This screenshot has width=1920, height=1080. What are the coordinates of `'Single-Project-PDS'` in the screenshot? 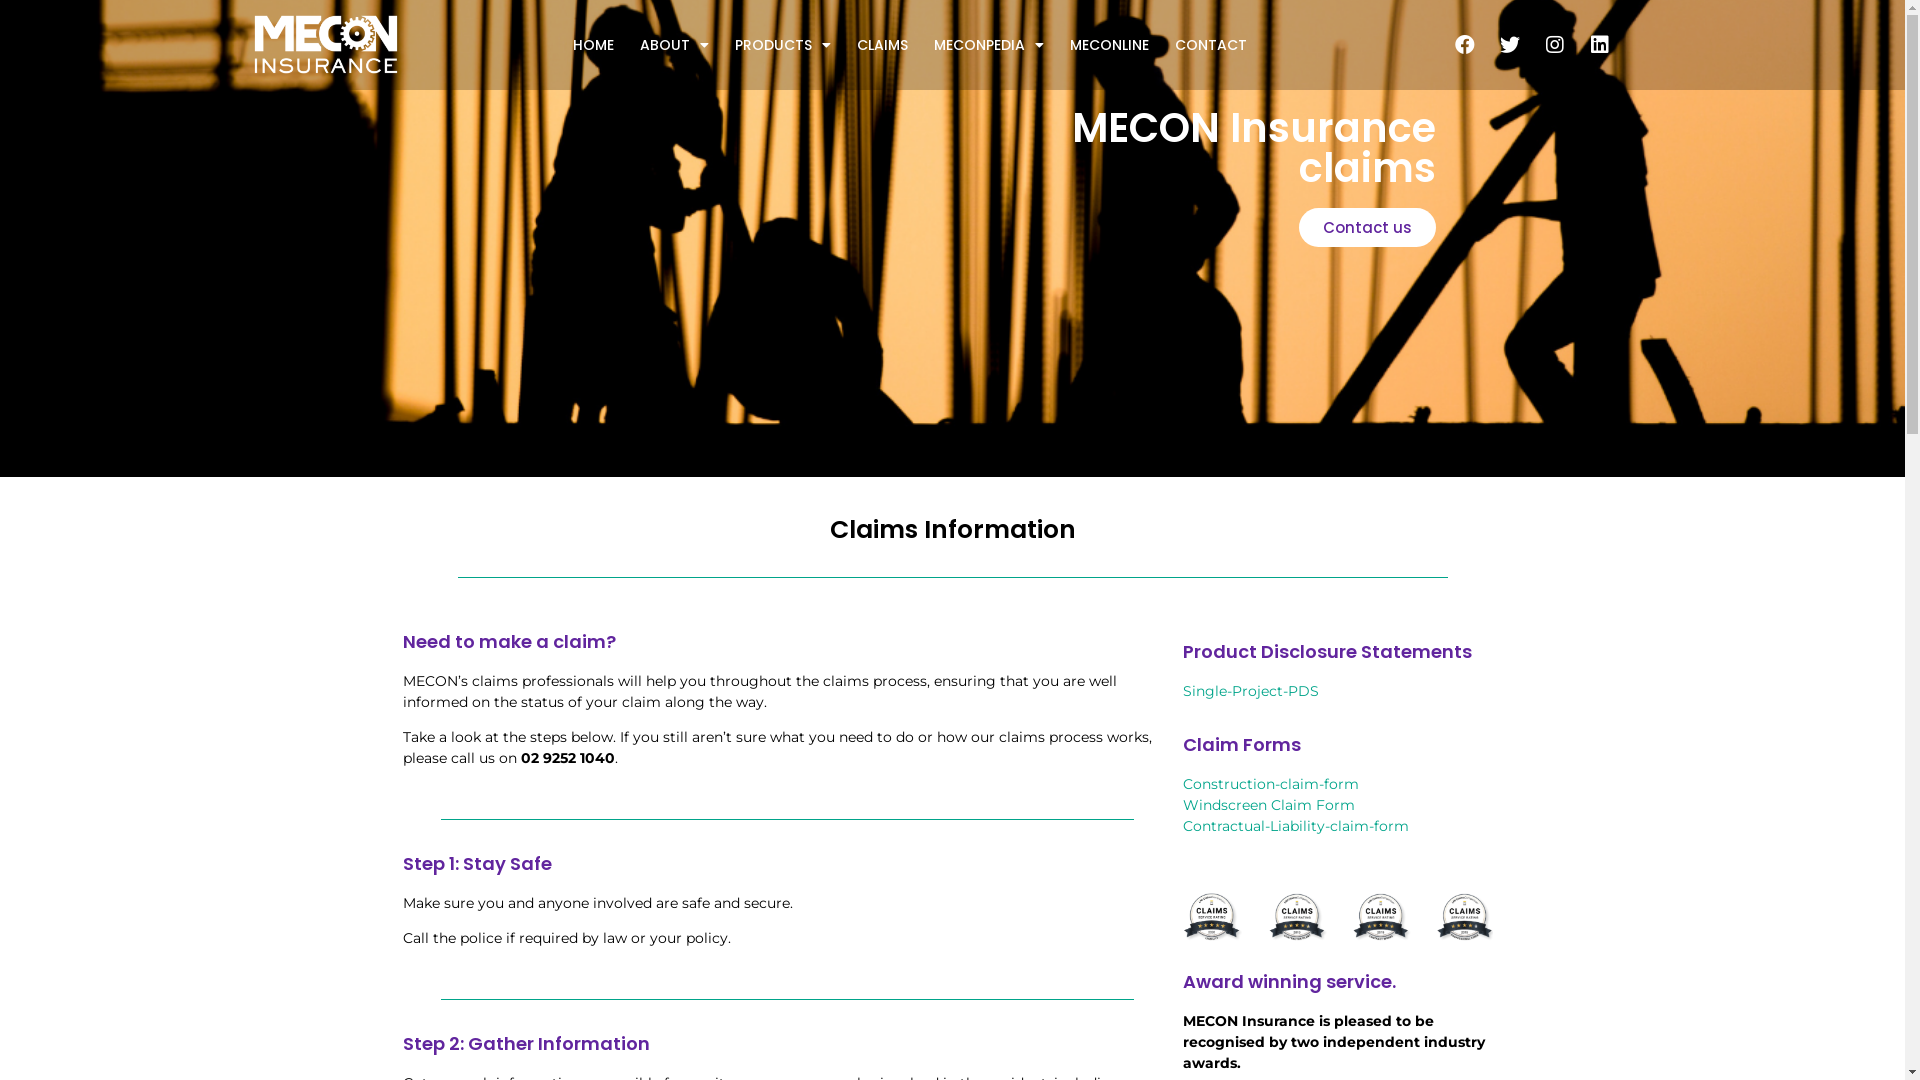 It's located at (1181, 689).